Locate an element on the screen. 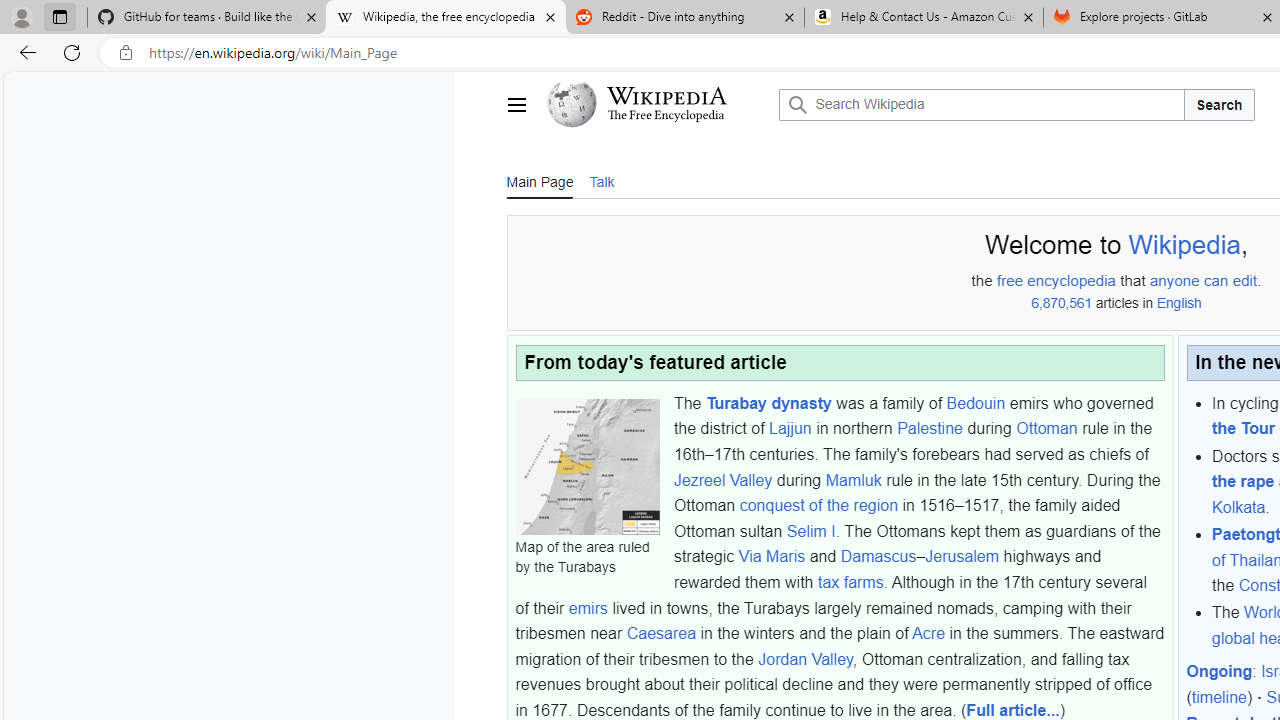 This screenshot has height=720, width=1280. 'The Free Encyclopedia' is located at coordinates (666, 116).